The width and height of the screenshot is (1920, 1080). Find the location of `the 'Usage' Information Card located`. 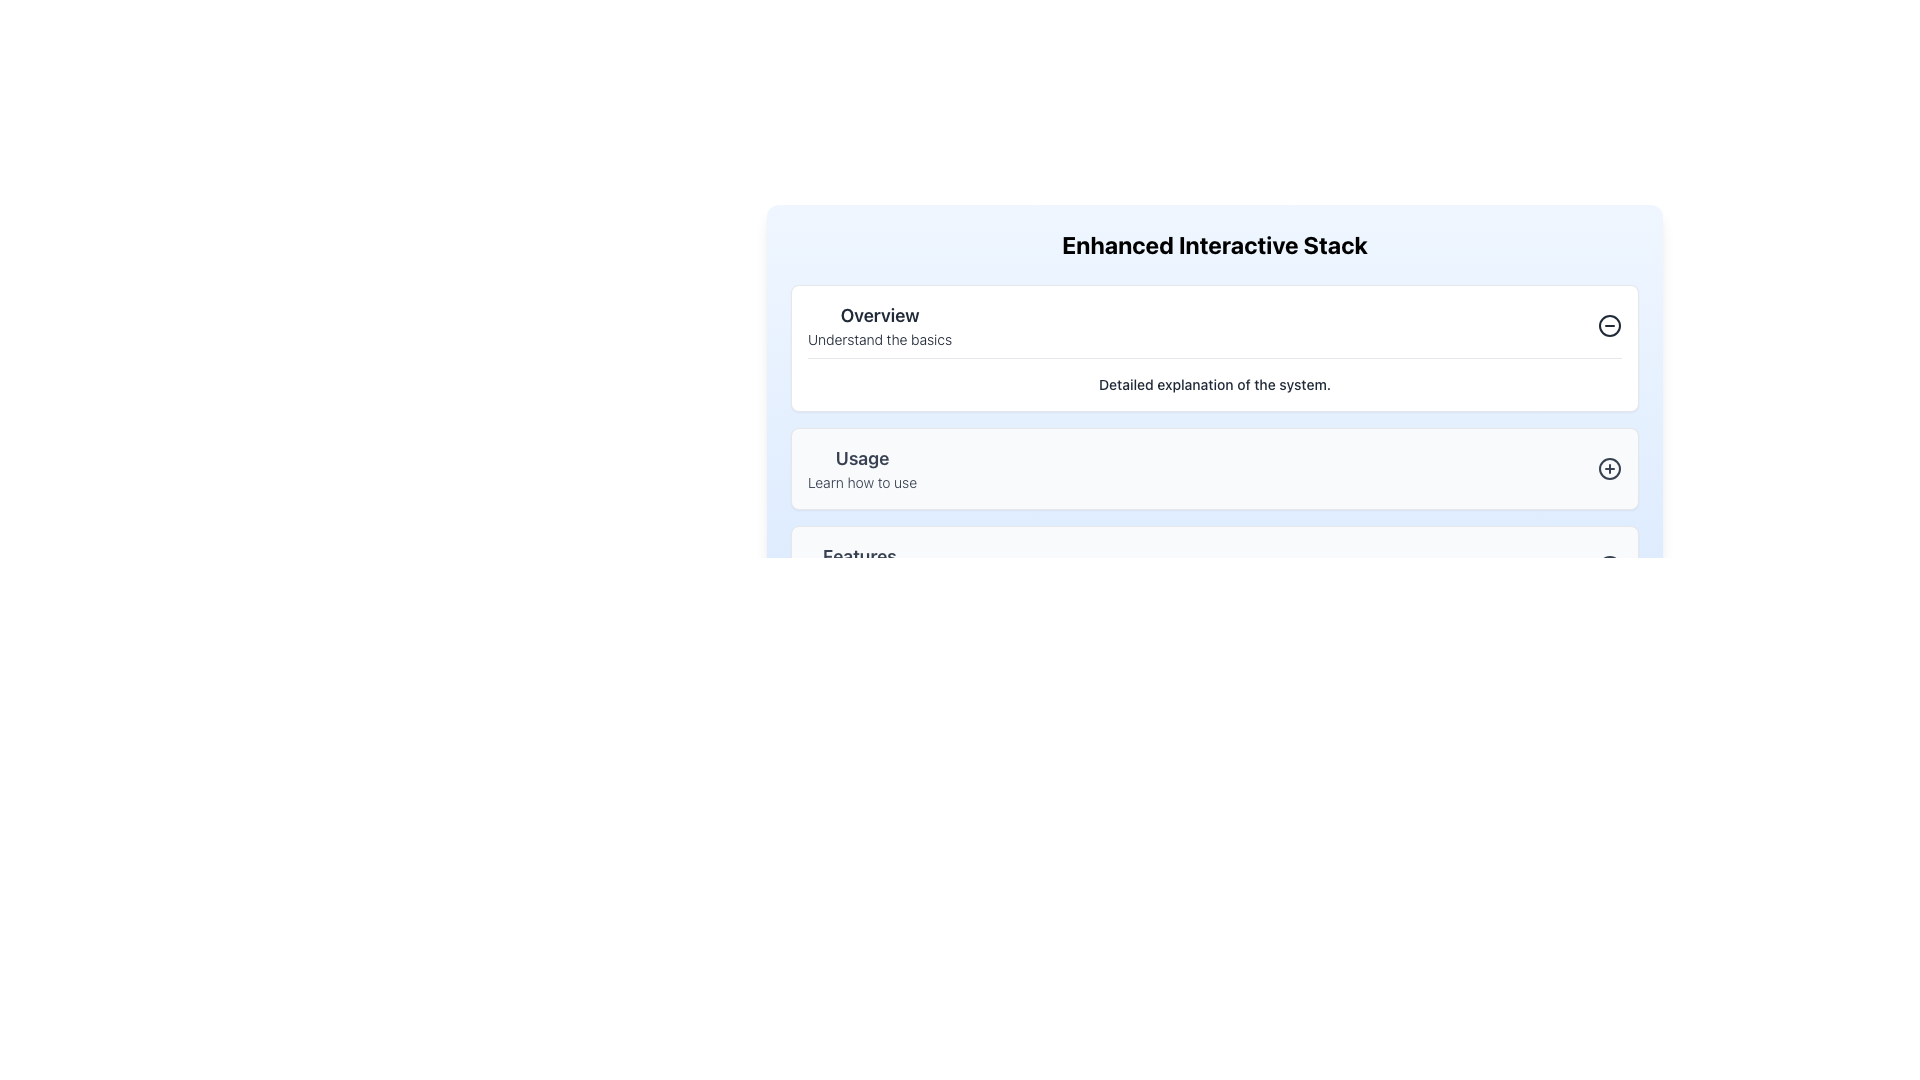

the 'Usage' Information Card located is located at coordinates (1213, 445).